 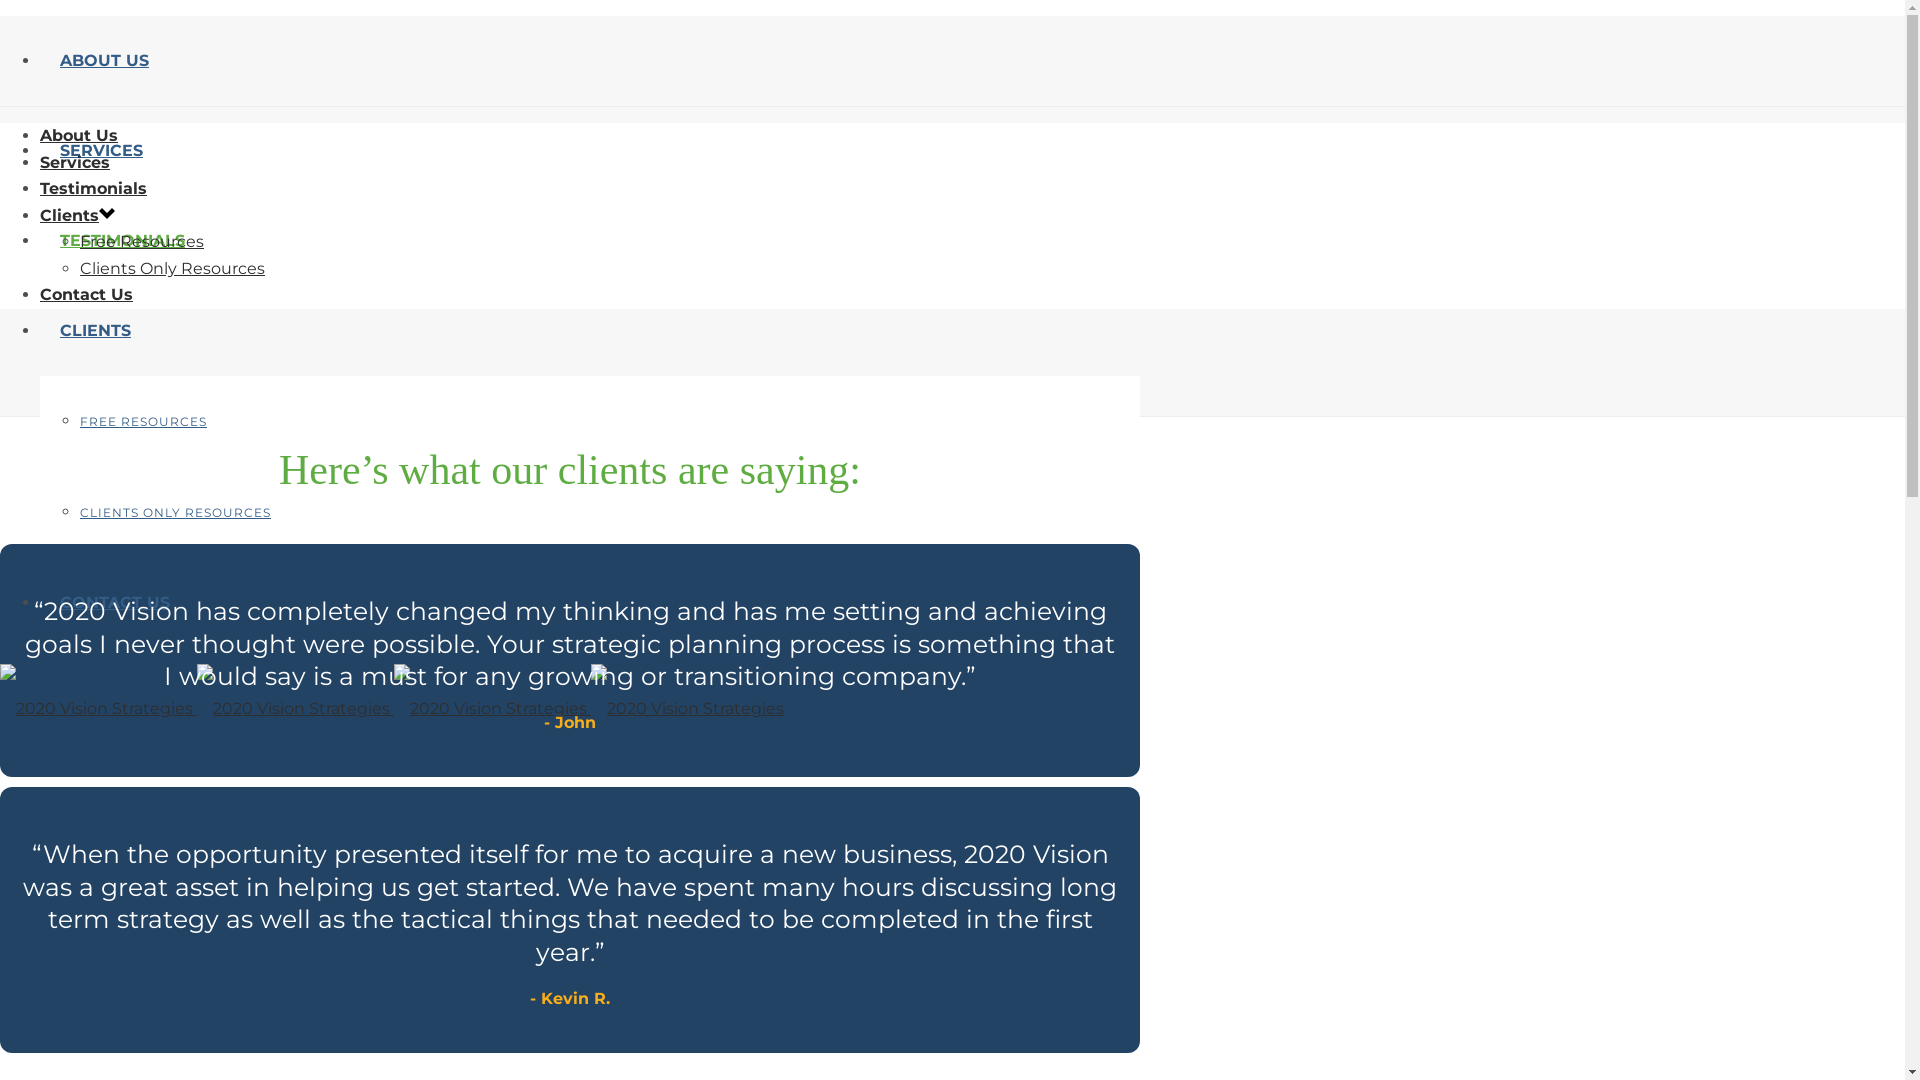 What do you see at coordinates (85, 294) in the screenshot?
I see `'Contact Us'` at bounding box center [85, 294].